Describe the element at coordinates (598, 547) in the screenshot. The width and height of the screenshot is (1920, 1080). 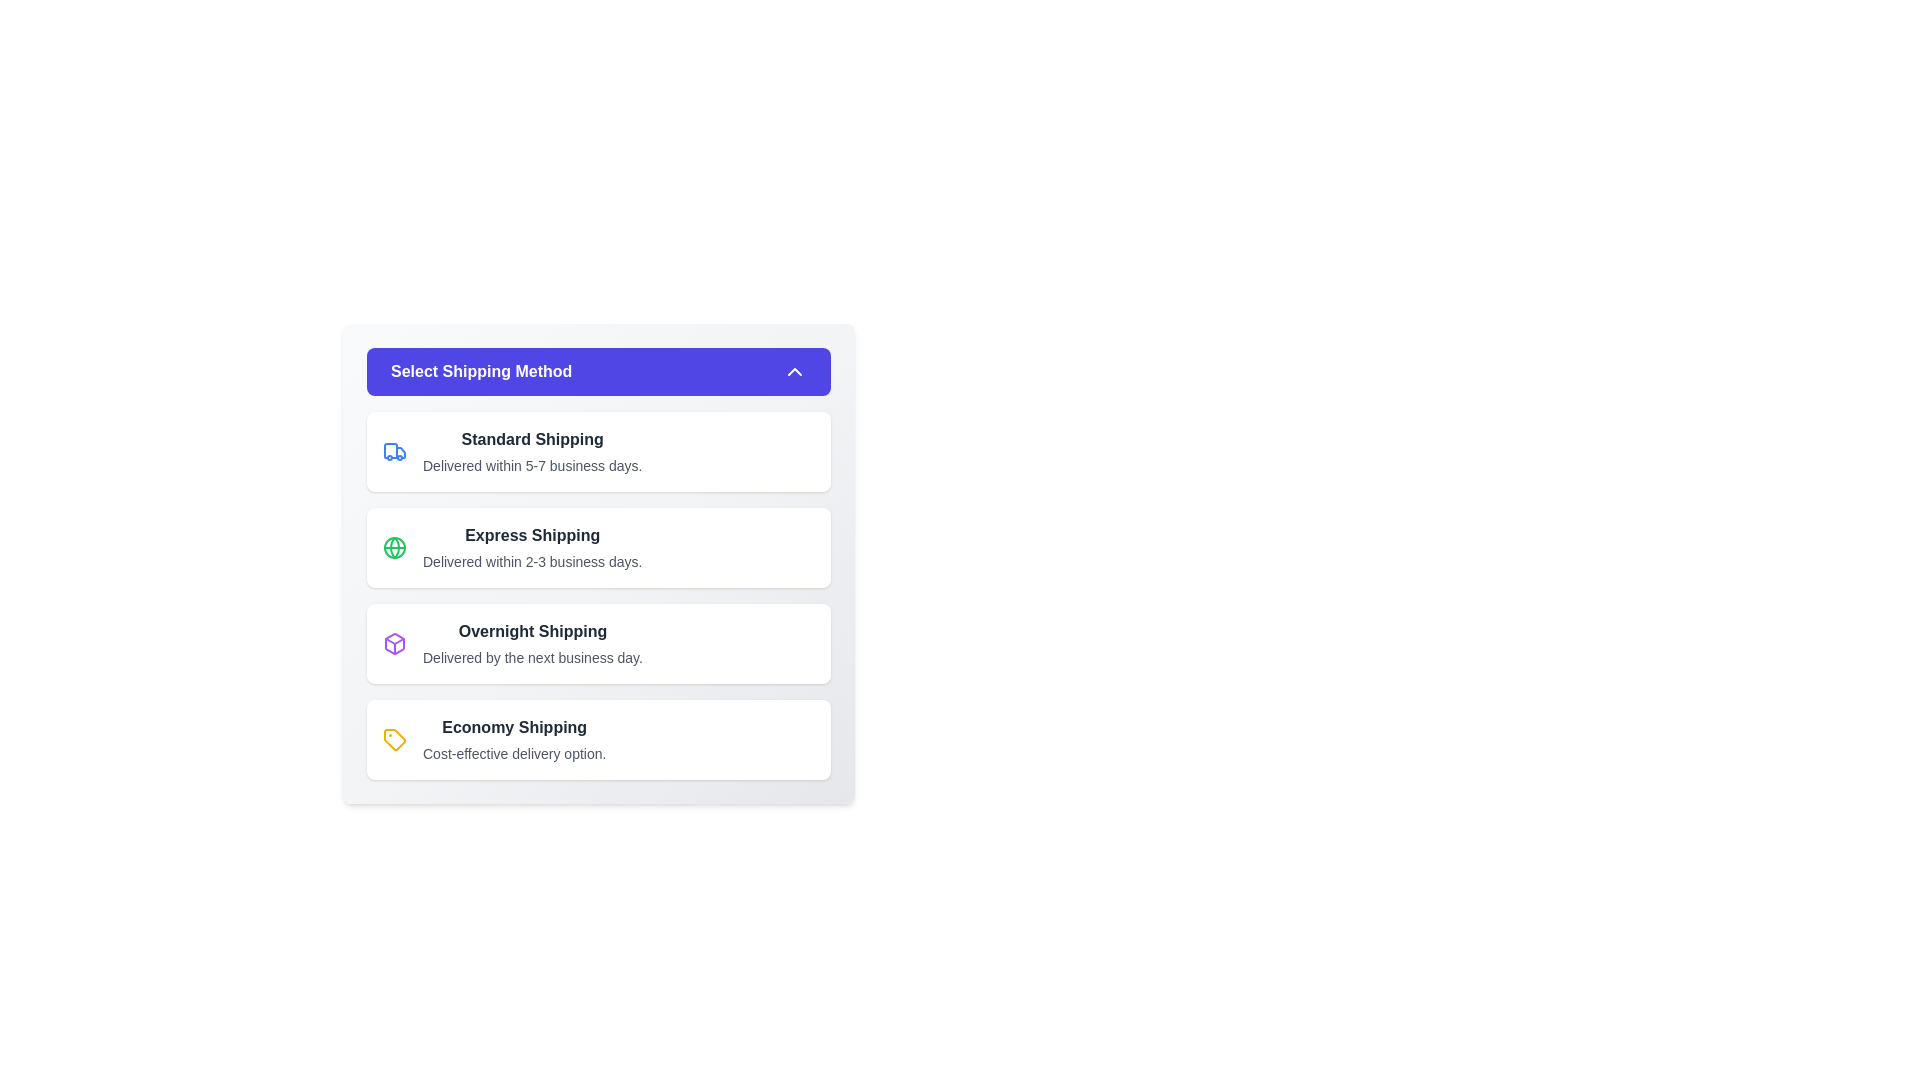
I see `the 'Express Shipping' selectable option box, which has a green globe icon and is styled with a white background and rounded corners` at that location.